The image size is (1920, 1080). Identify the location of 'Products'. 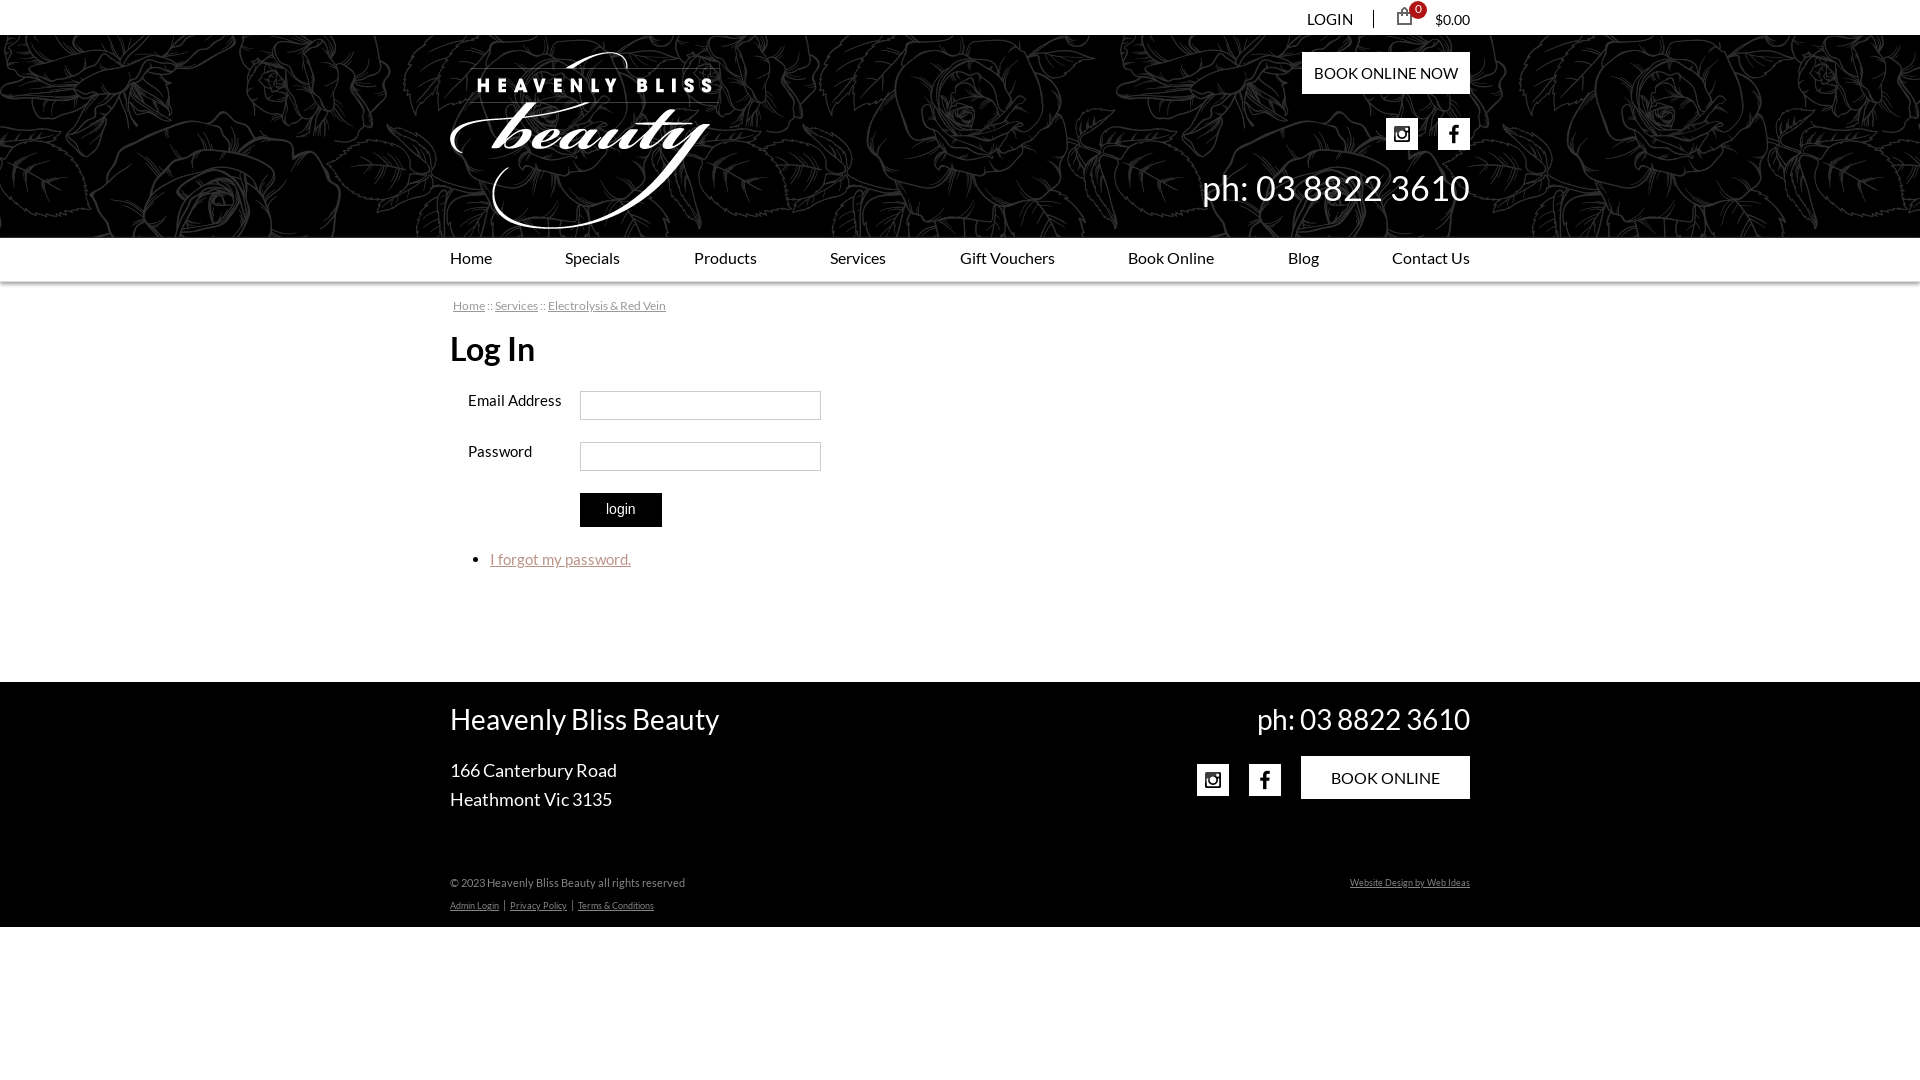
(694, 258).